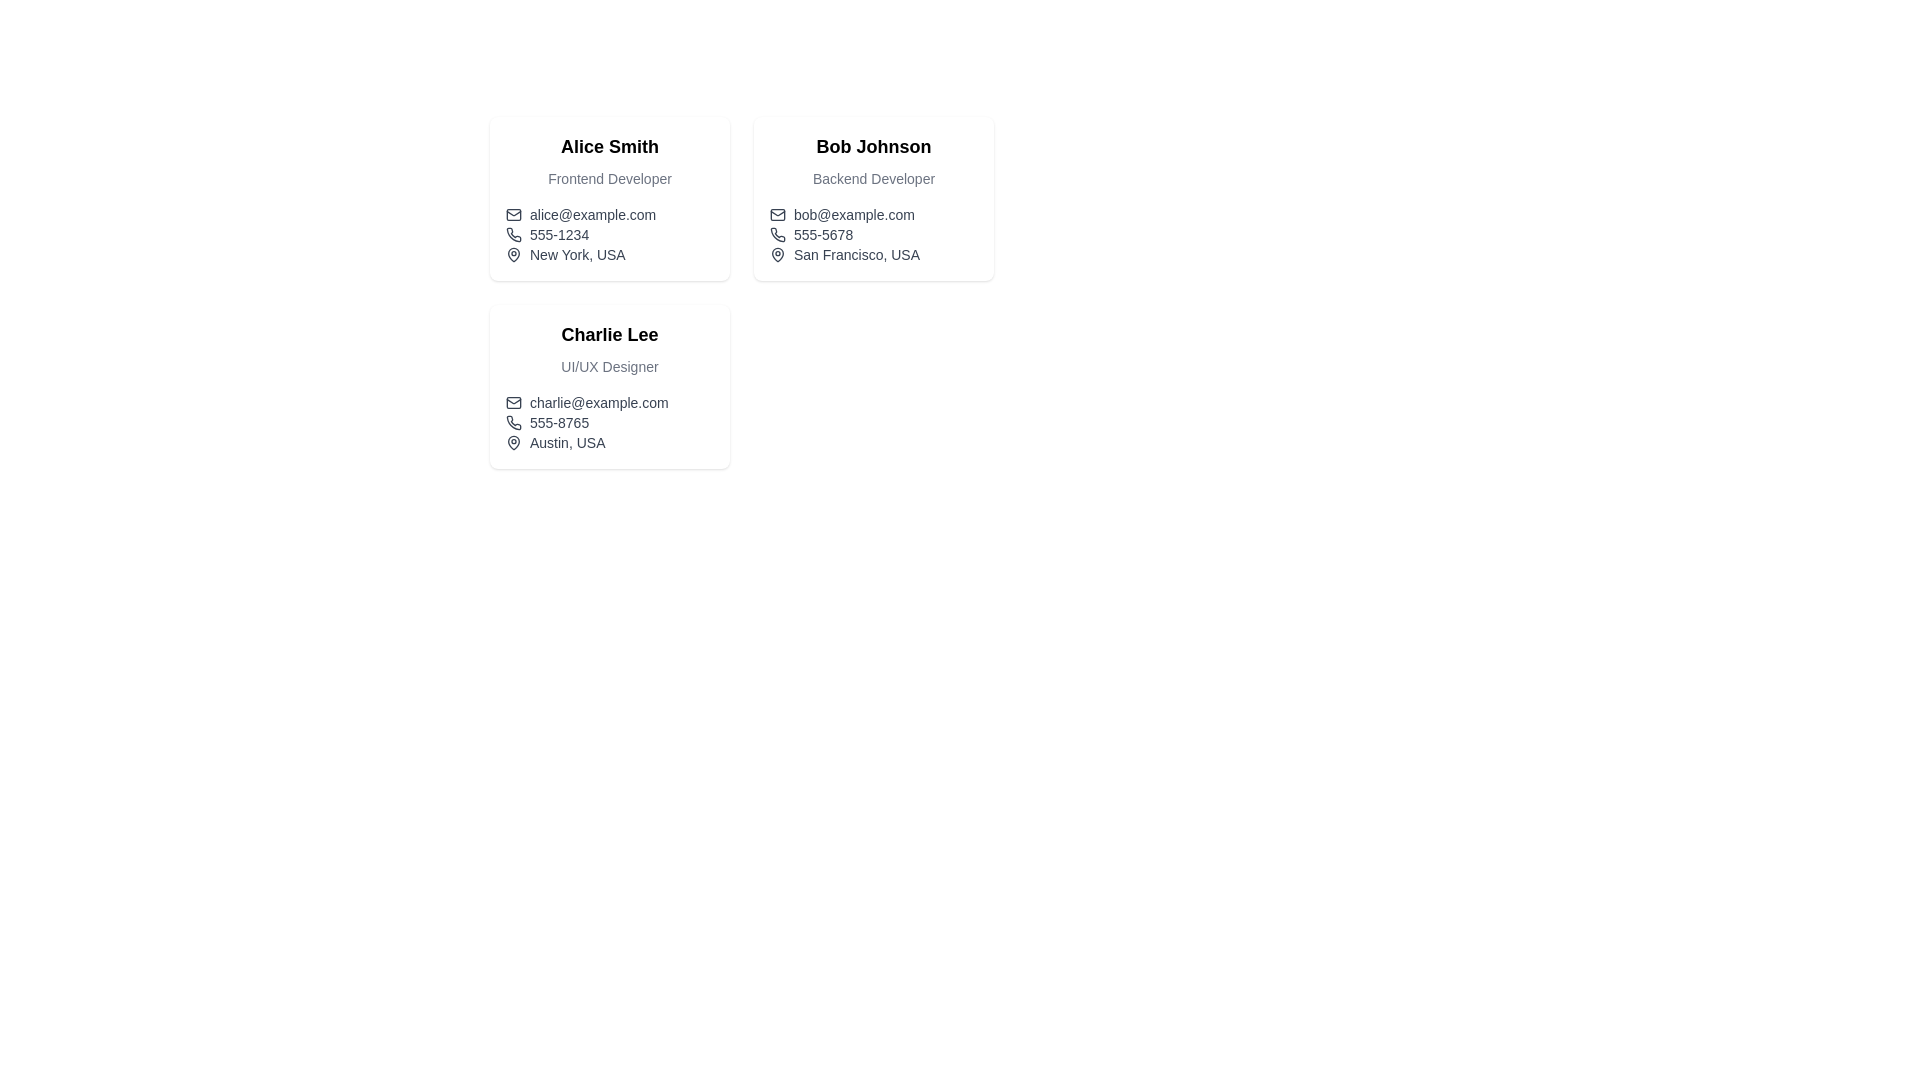 This screenshot has height=1080, width=1920. I want to click on the text displaying the email address 'charlie@example.com', so click(598, 402).